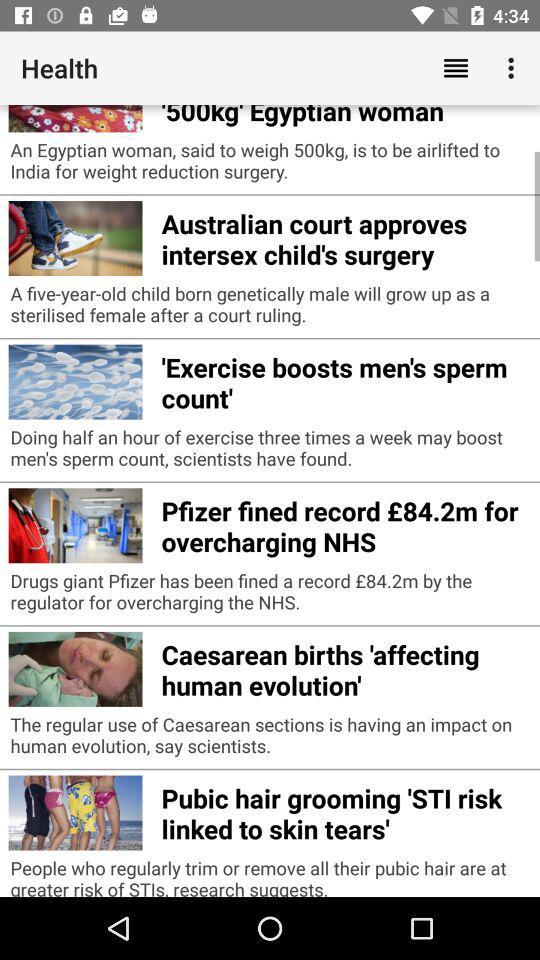 The width and height of the screenshot is (540, 960). Describe the element at coordinates (344, 236) in the screenshot. I see `australian court approves` at that location.